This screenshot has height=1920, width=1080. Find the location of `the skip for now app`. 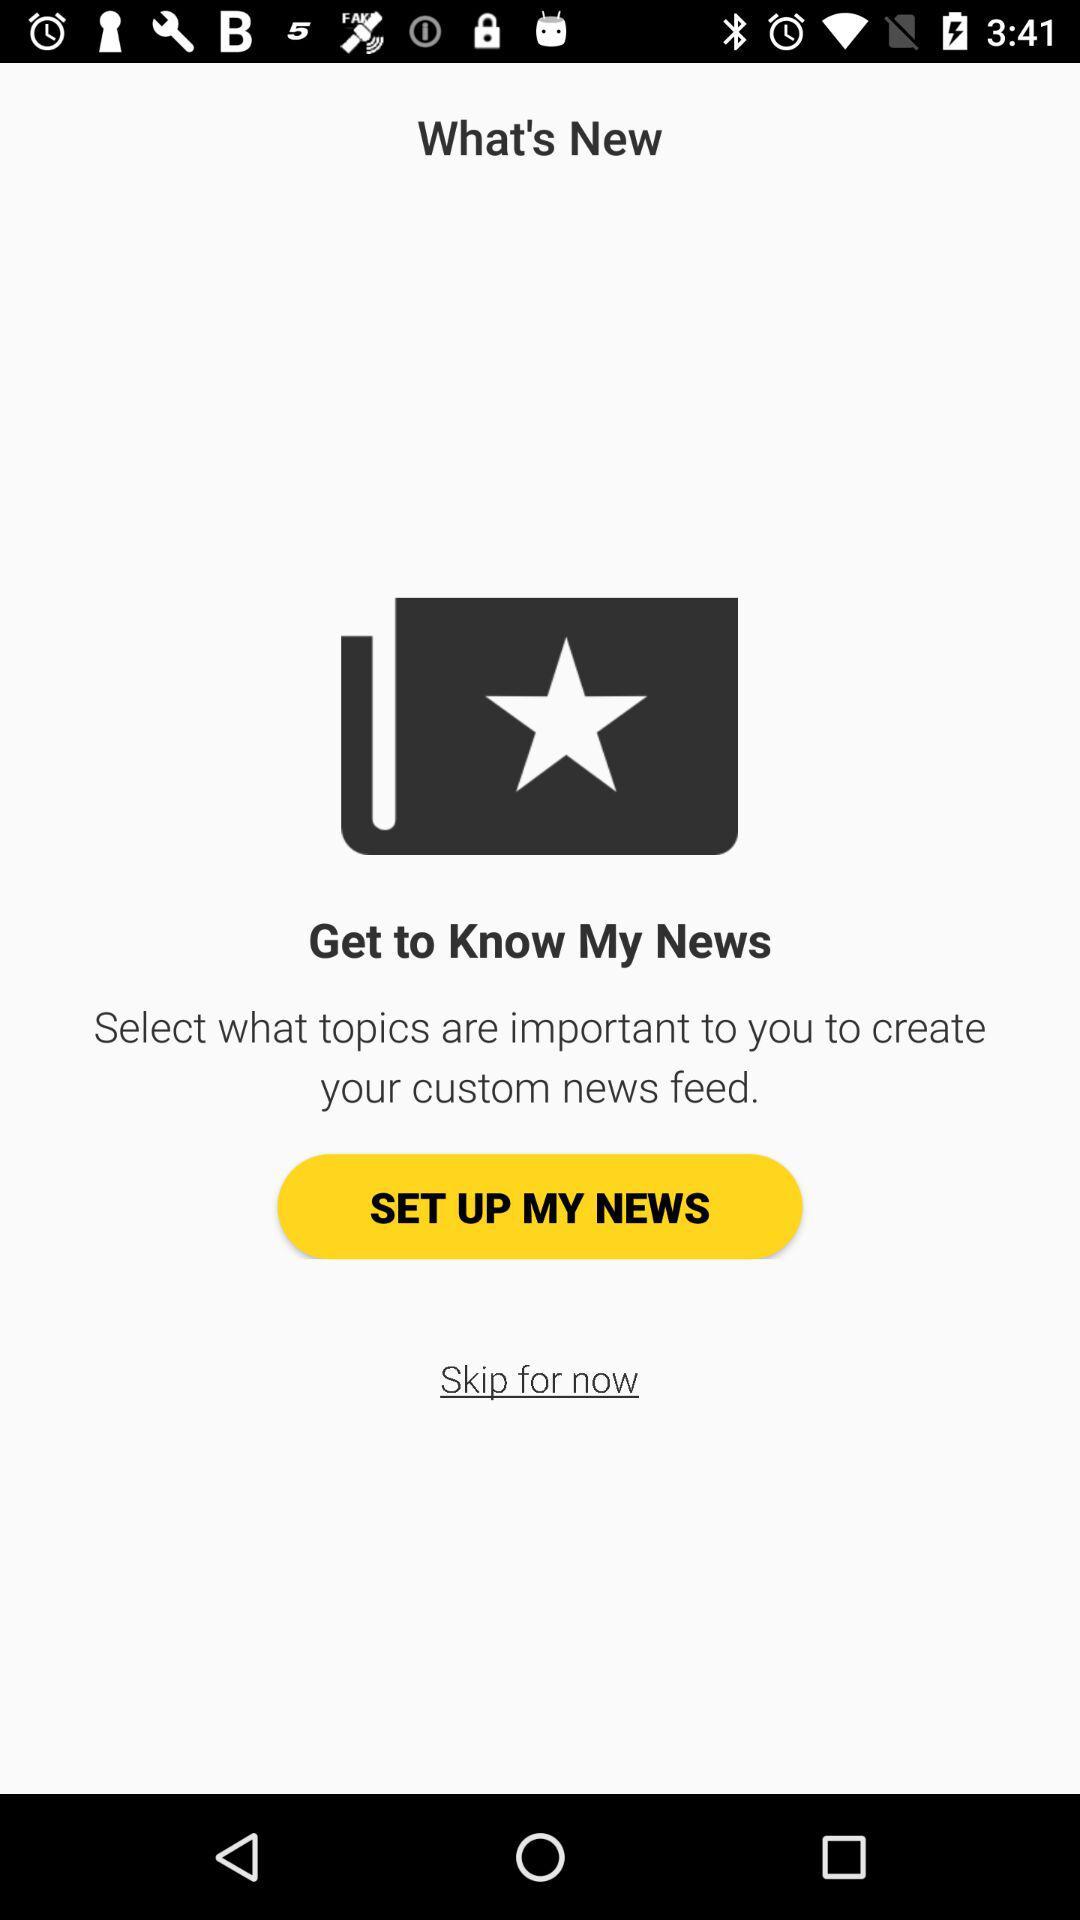

the skip for now app is located at coordinates (538, 1377).